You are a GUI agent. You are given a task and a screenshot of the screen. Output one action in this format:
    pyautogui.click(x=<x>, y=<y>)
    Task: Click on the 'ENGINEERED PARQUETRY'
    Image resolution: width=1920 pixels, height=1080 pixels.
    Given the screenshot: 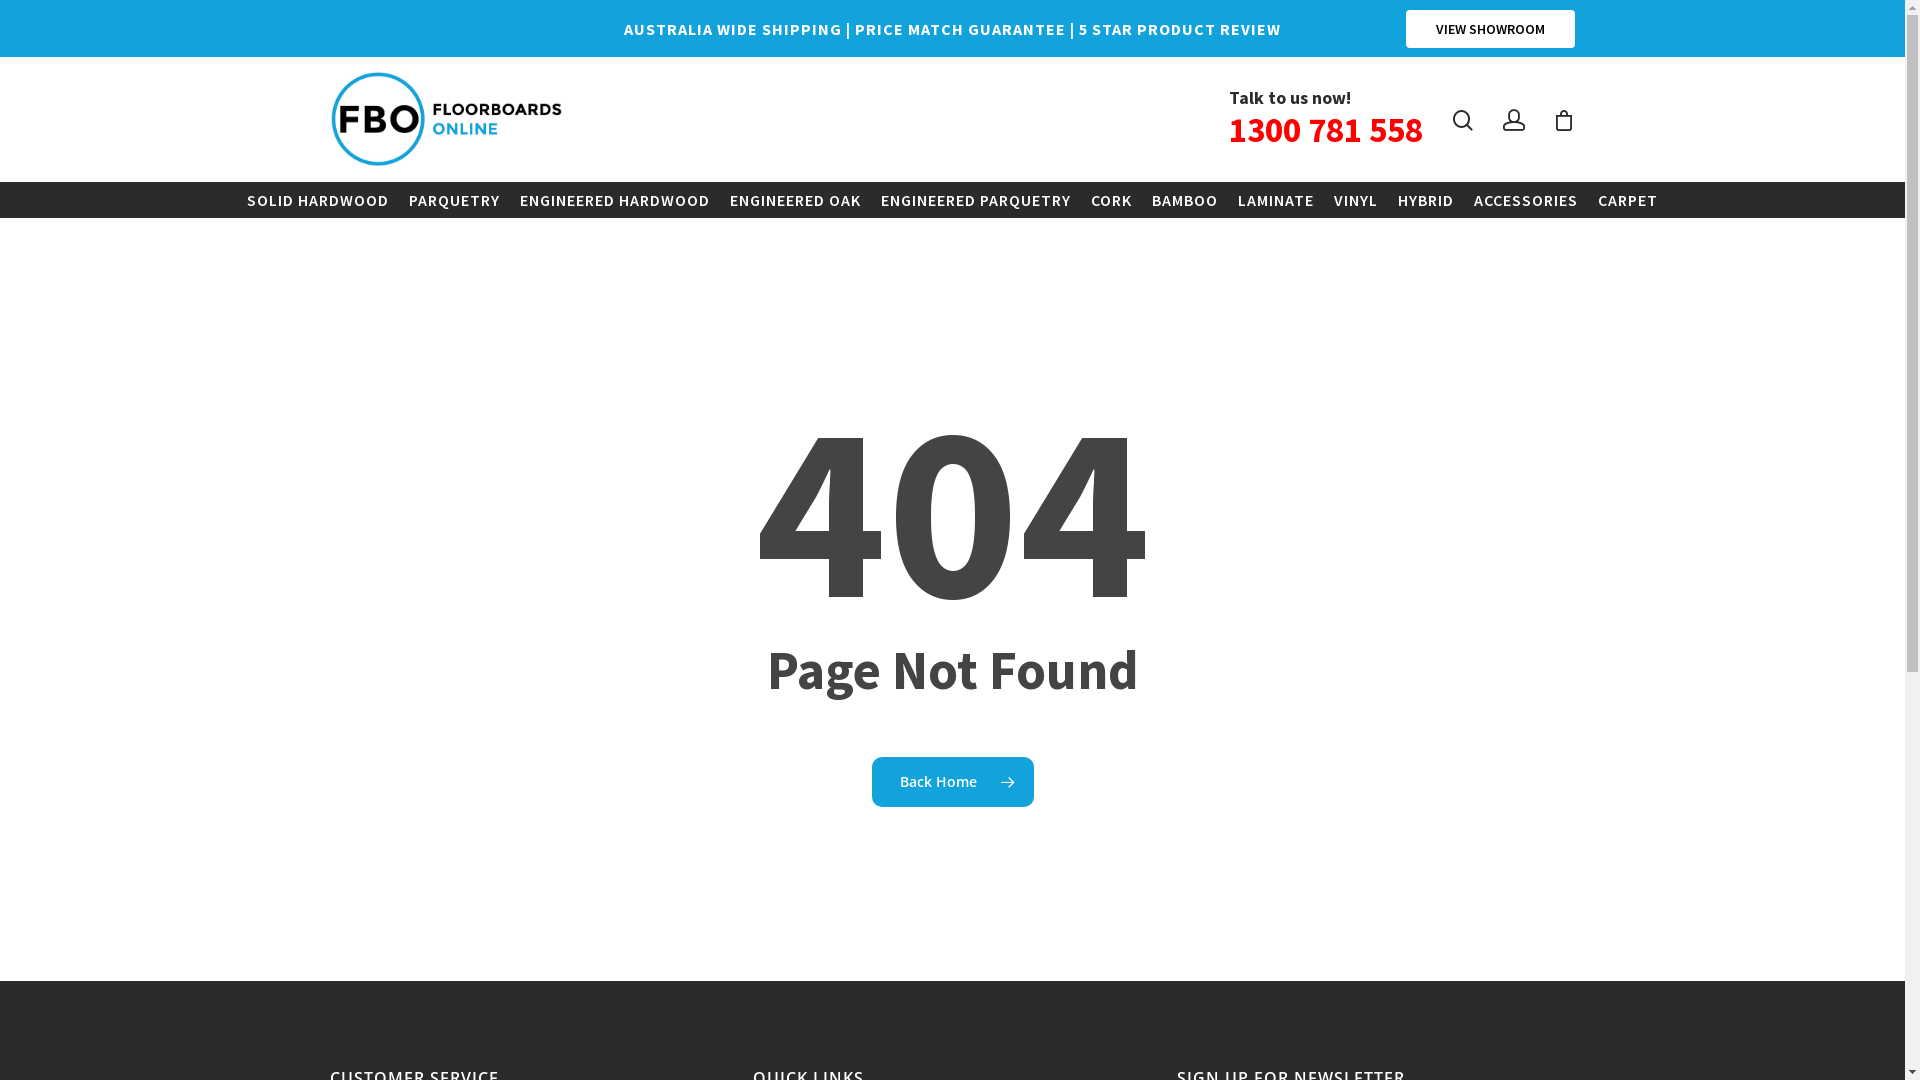 What is the action you would take?
    pyautogui.click(x=870, y=200)
    